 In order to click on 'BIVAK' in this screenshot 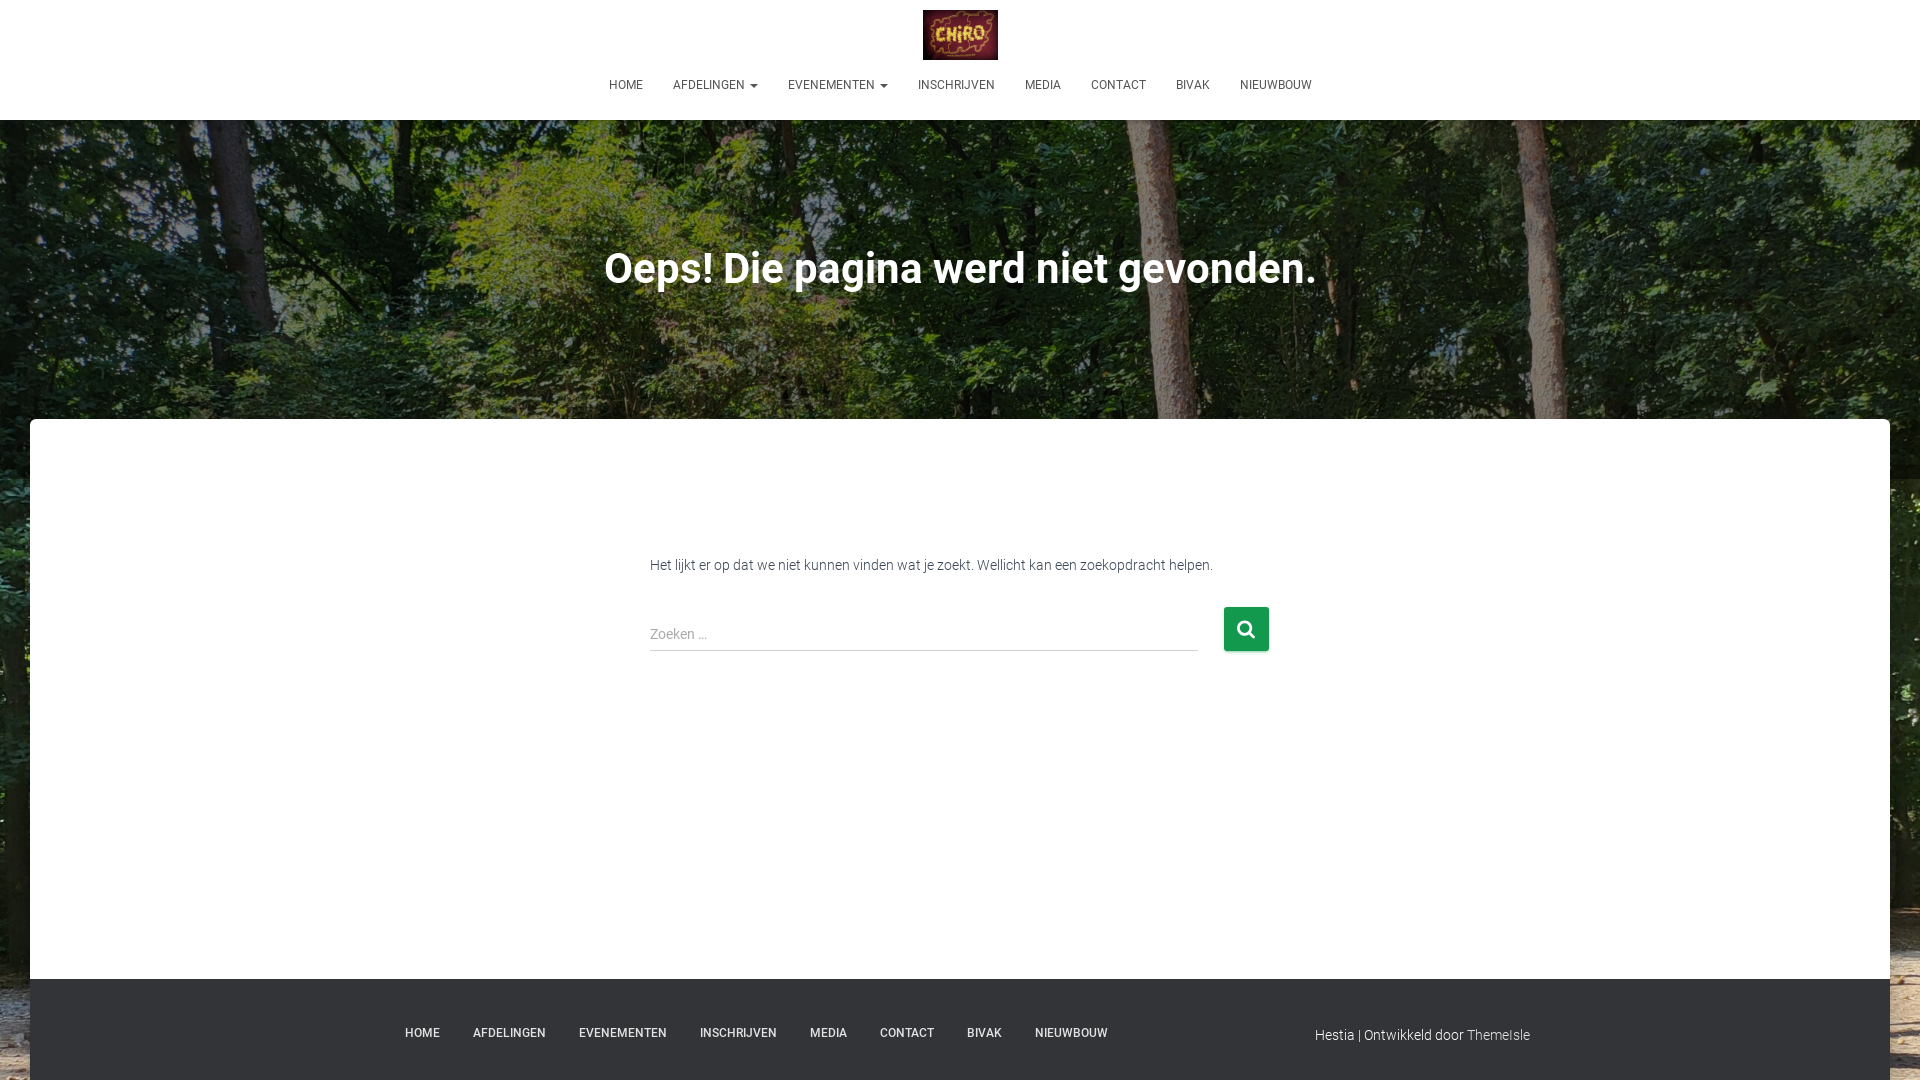, I will do `click(1191, 83)`.